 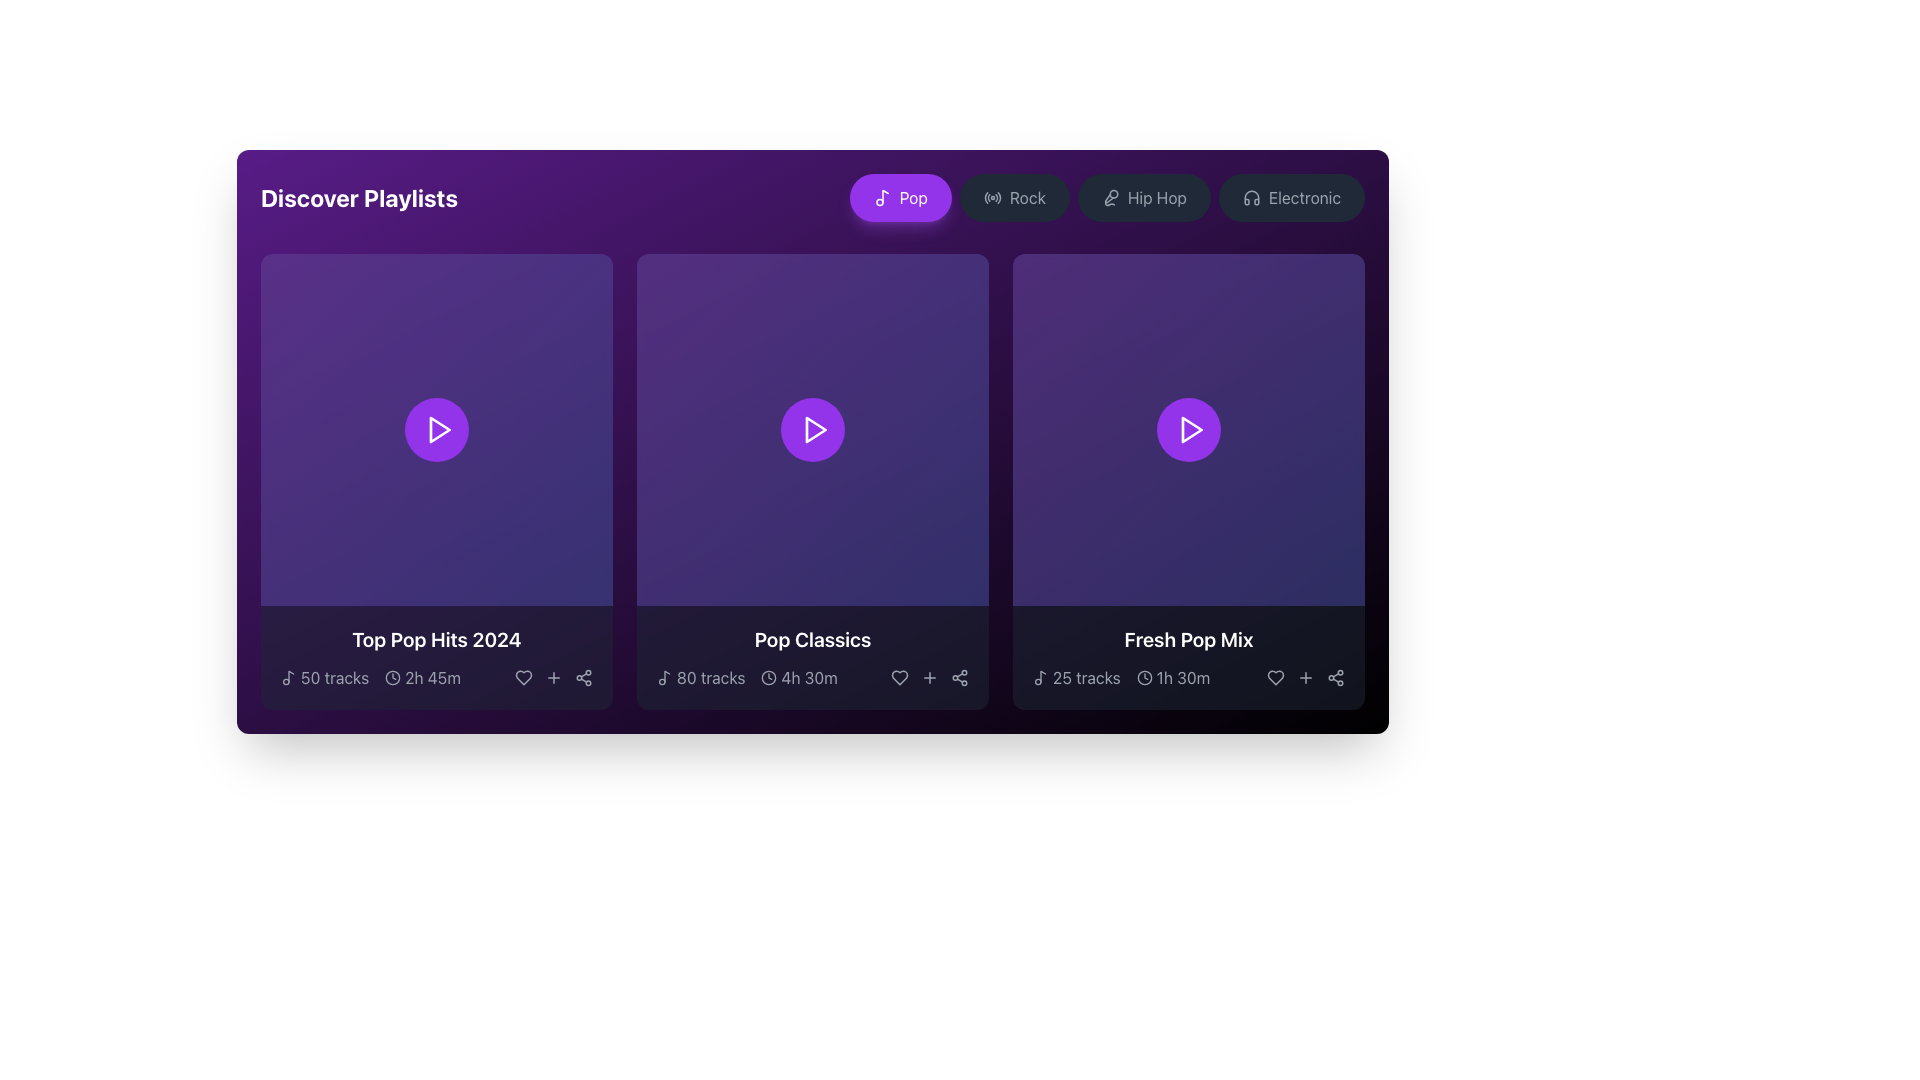 I want to click on the heart icon button located at the bottom of the second playlist card, so click(x=899, y=677).